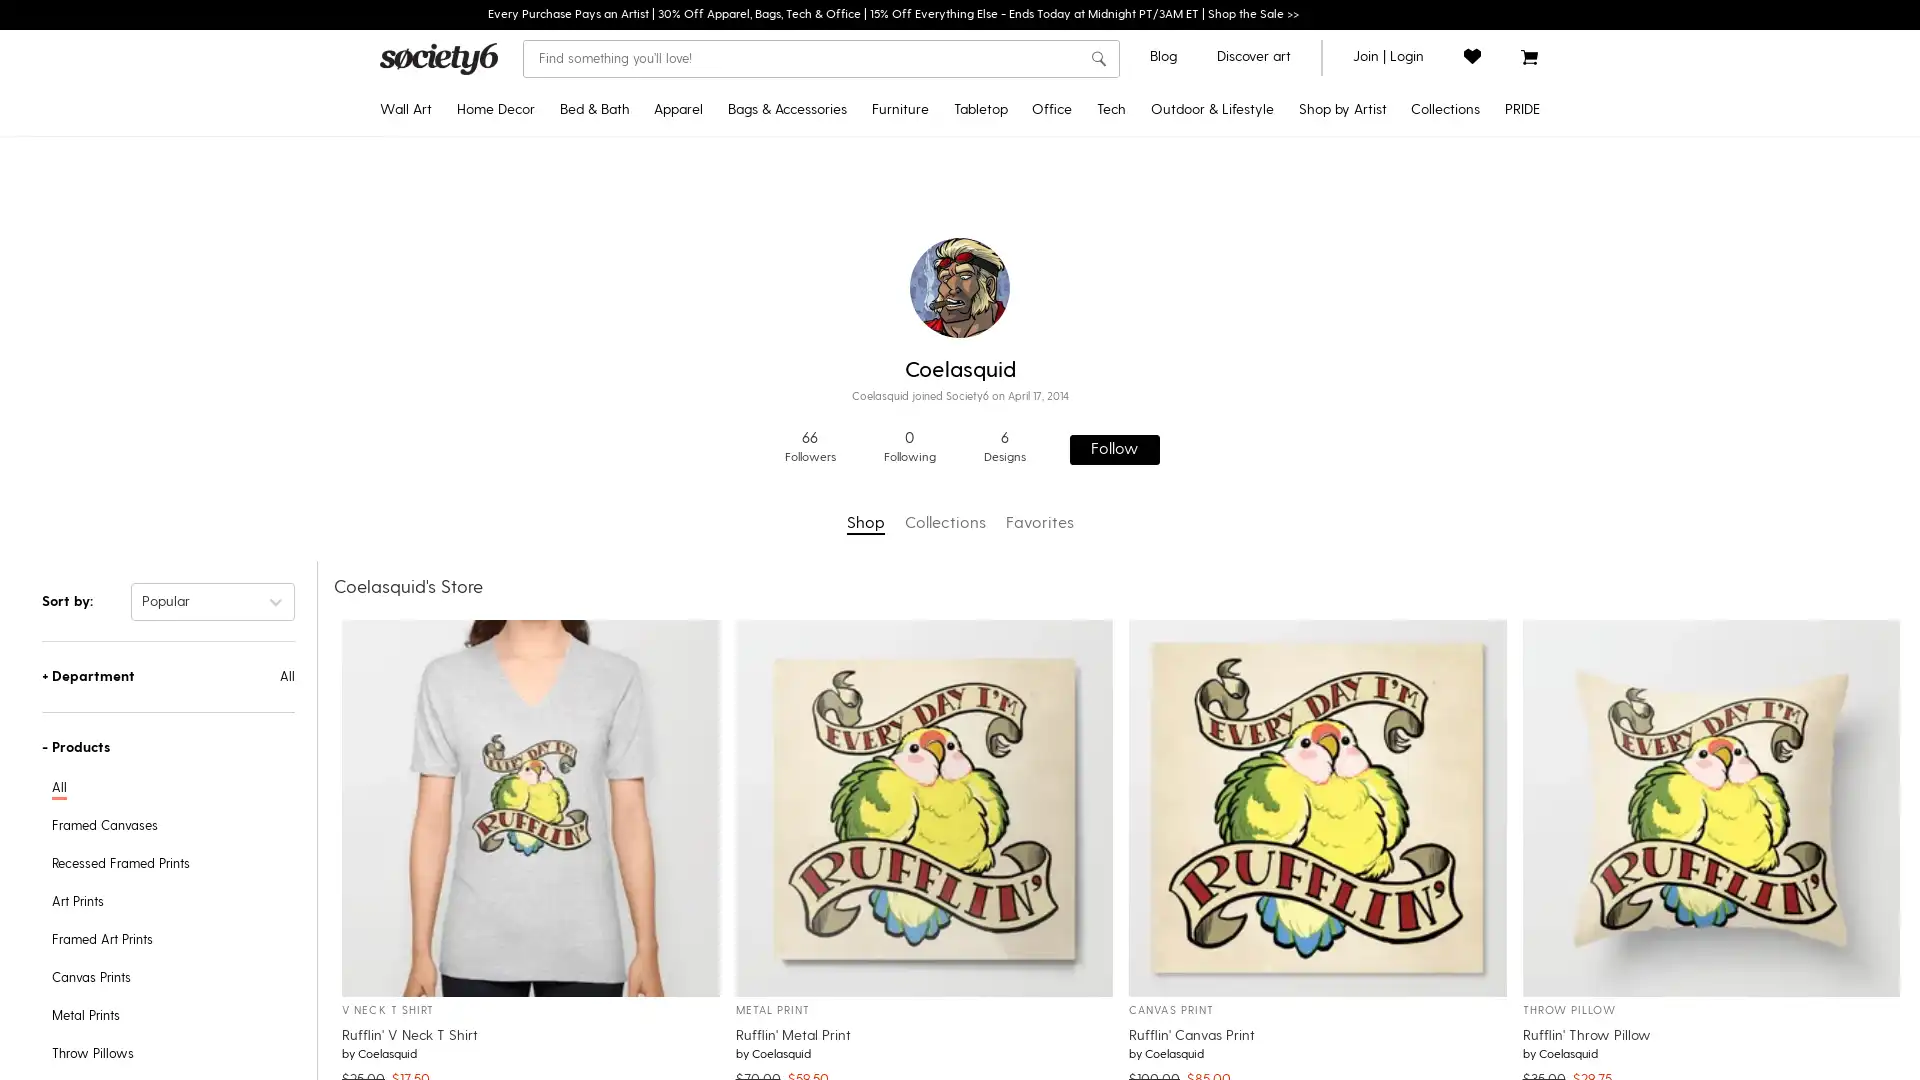 Image resolution: width=1920 pixels, height=1080 pixels. Describe the element at coordinates (1371, 547) in the screenshot. I see `Introducing: Tabletop Textiles` at that location.